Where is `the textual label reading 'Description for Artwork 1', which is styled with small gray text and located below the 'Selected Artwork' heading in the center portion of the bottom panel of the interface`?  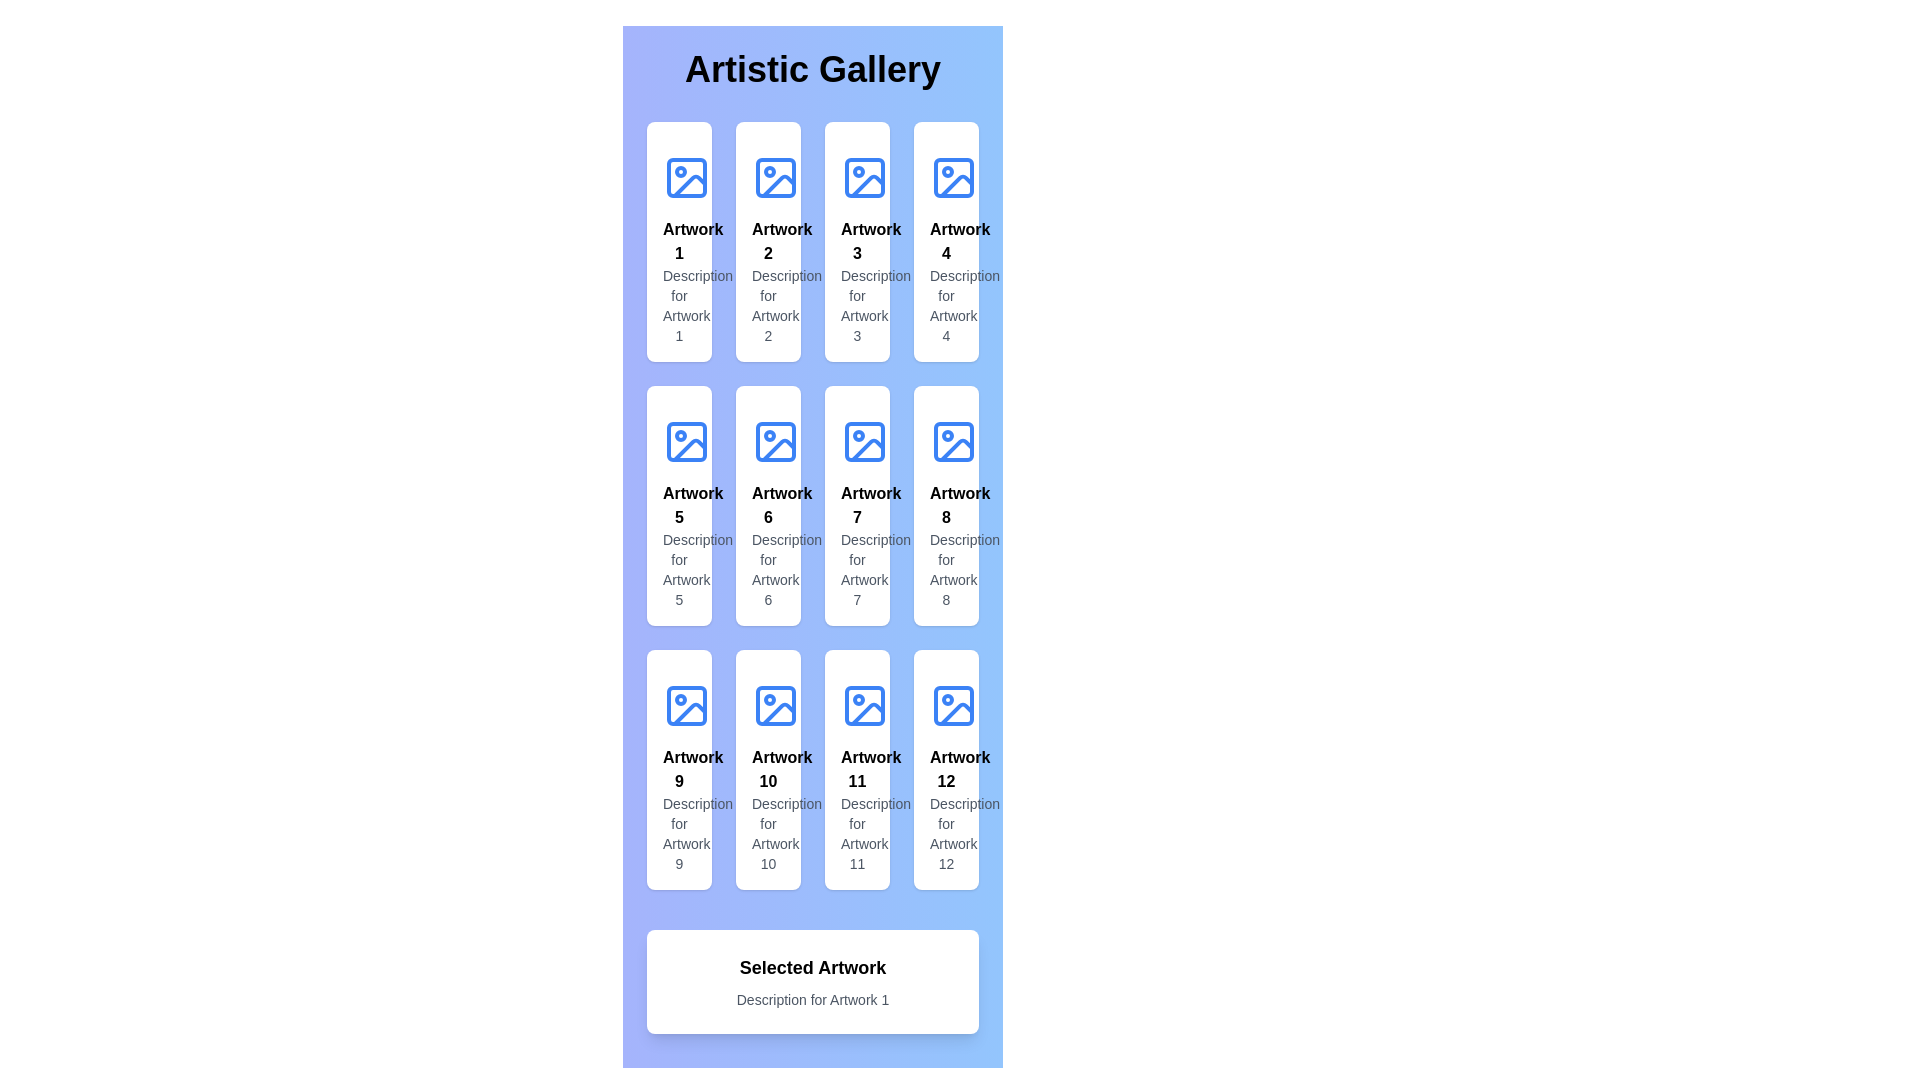 the textual label reading 'Description for Artwork 1', which is styled with small gray text and located below the 'Selected Artwork' heading in the center portion of the bottom panel of the interface is located at coordinates (812, 999).